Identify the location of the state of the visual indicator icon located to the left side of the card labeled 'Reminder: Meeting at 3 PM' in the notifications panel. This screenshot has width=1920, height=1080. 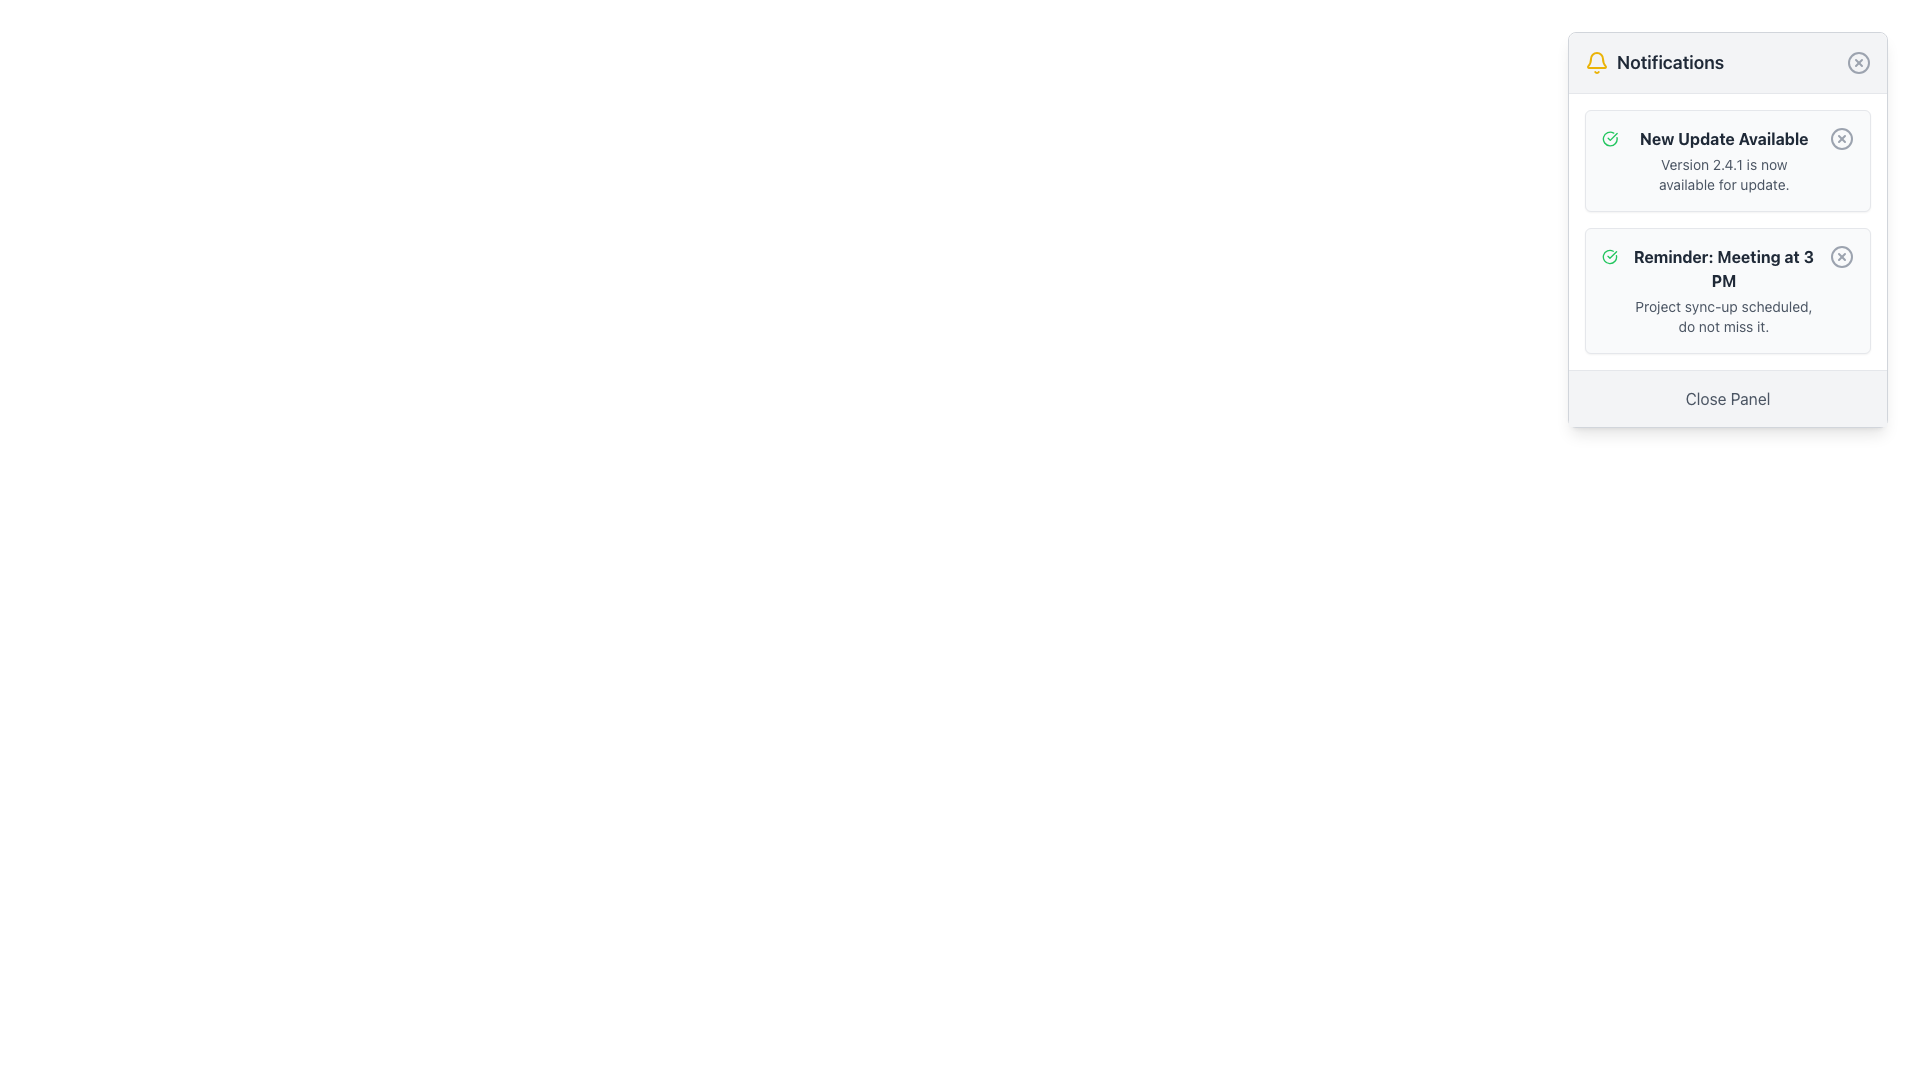
(1609, 256).